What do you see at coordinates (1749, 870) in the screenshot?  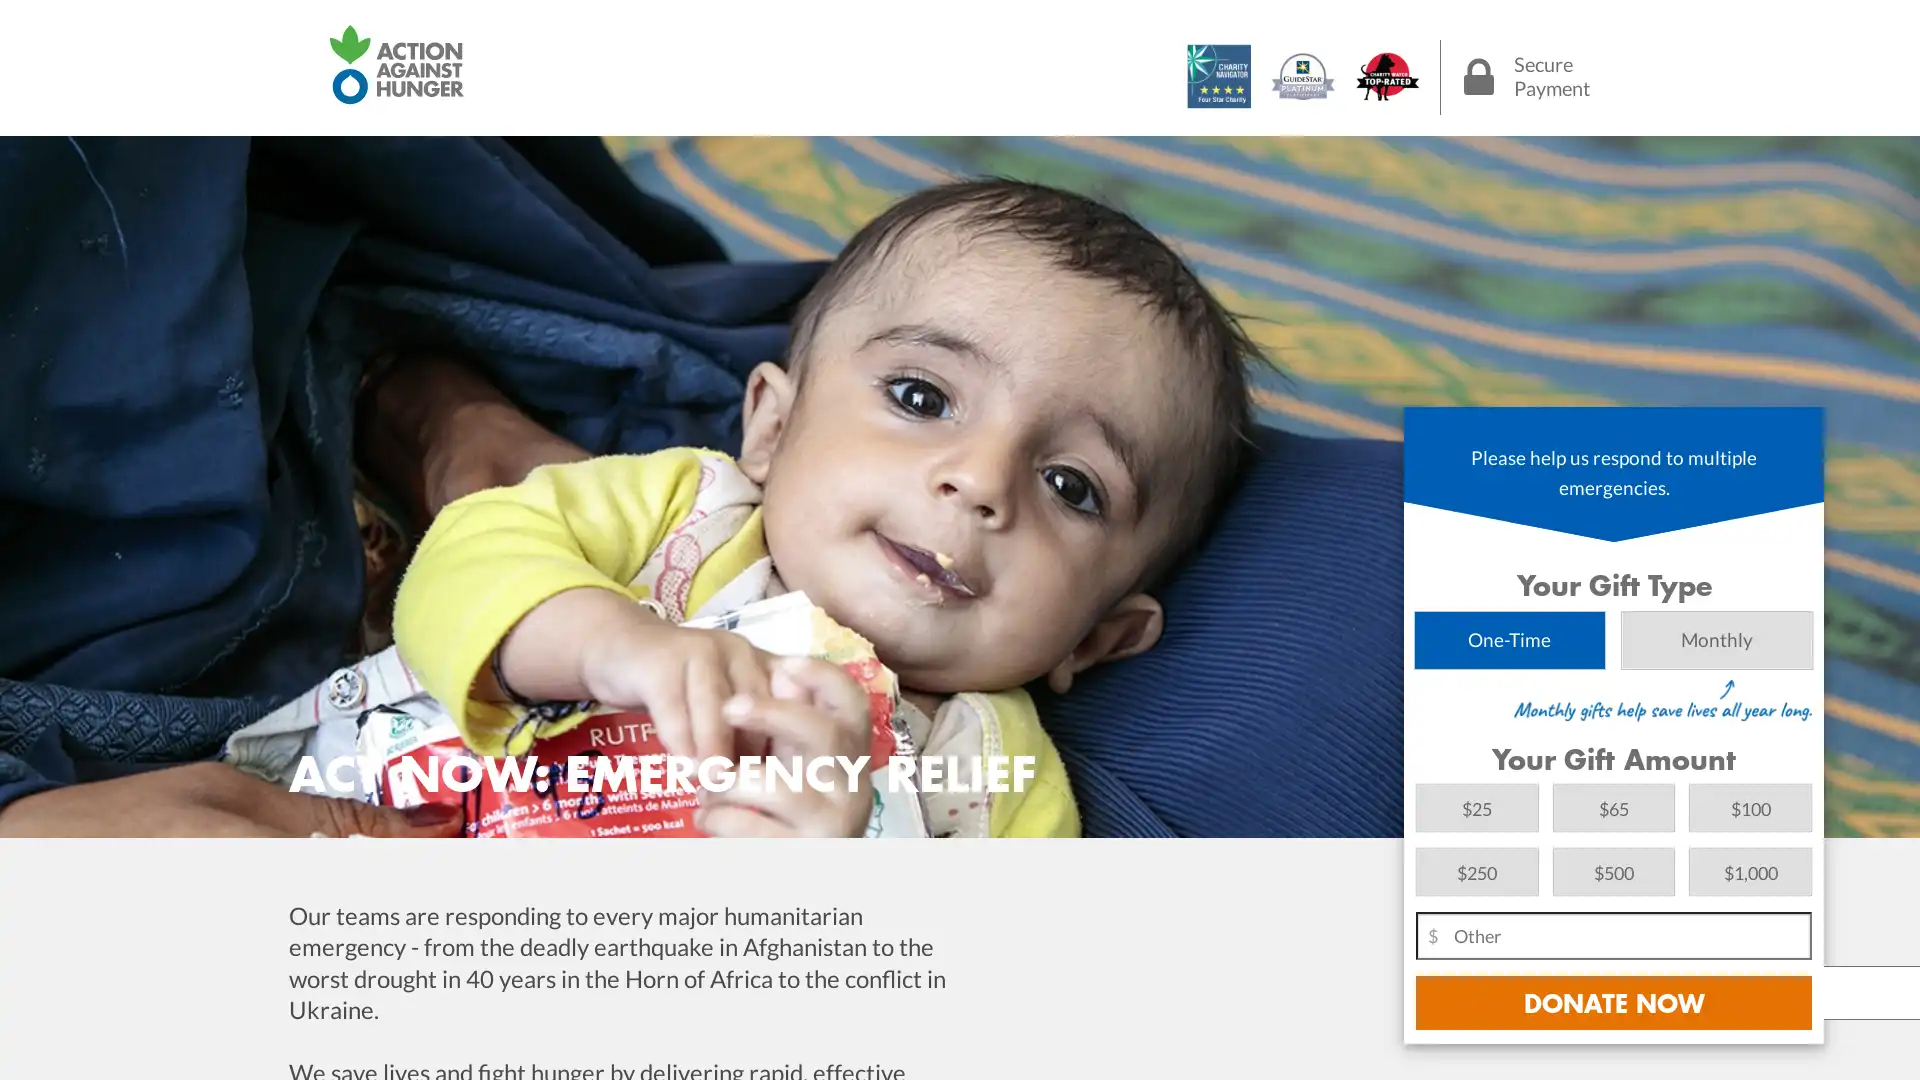 I see `$1,000` at bounding box center [1749, 870].